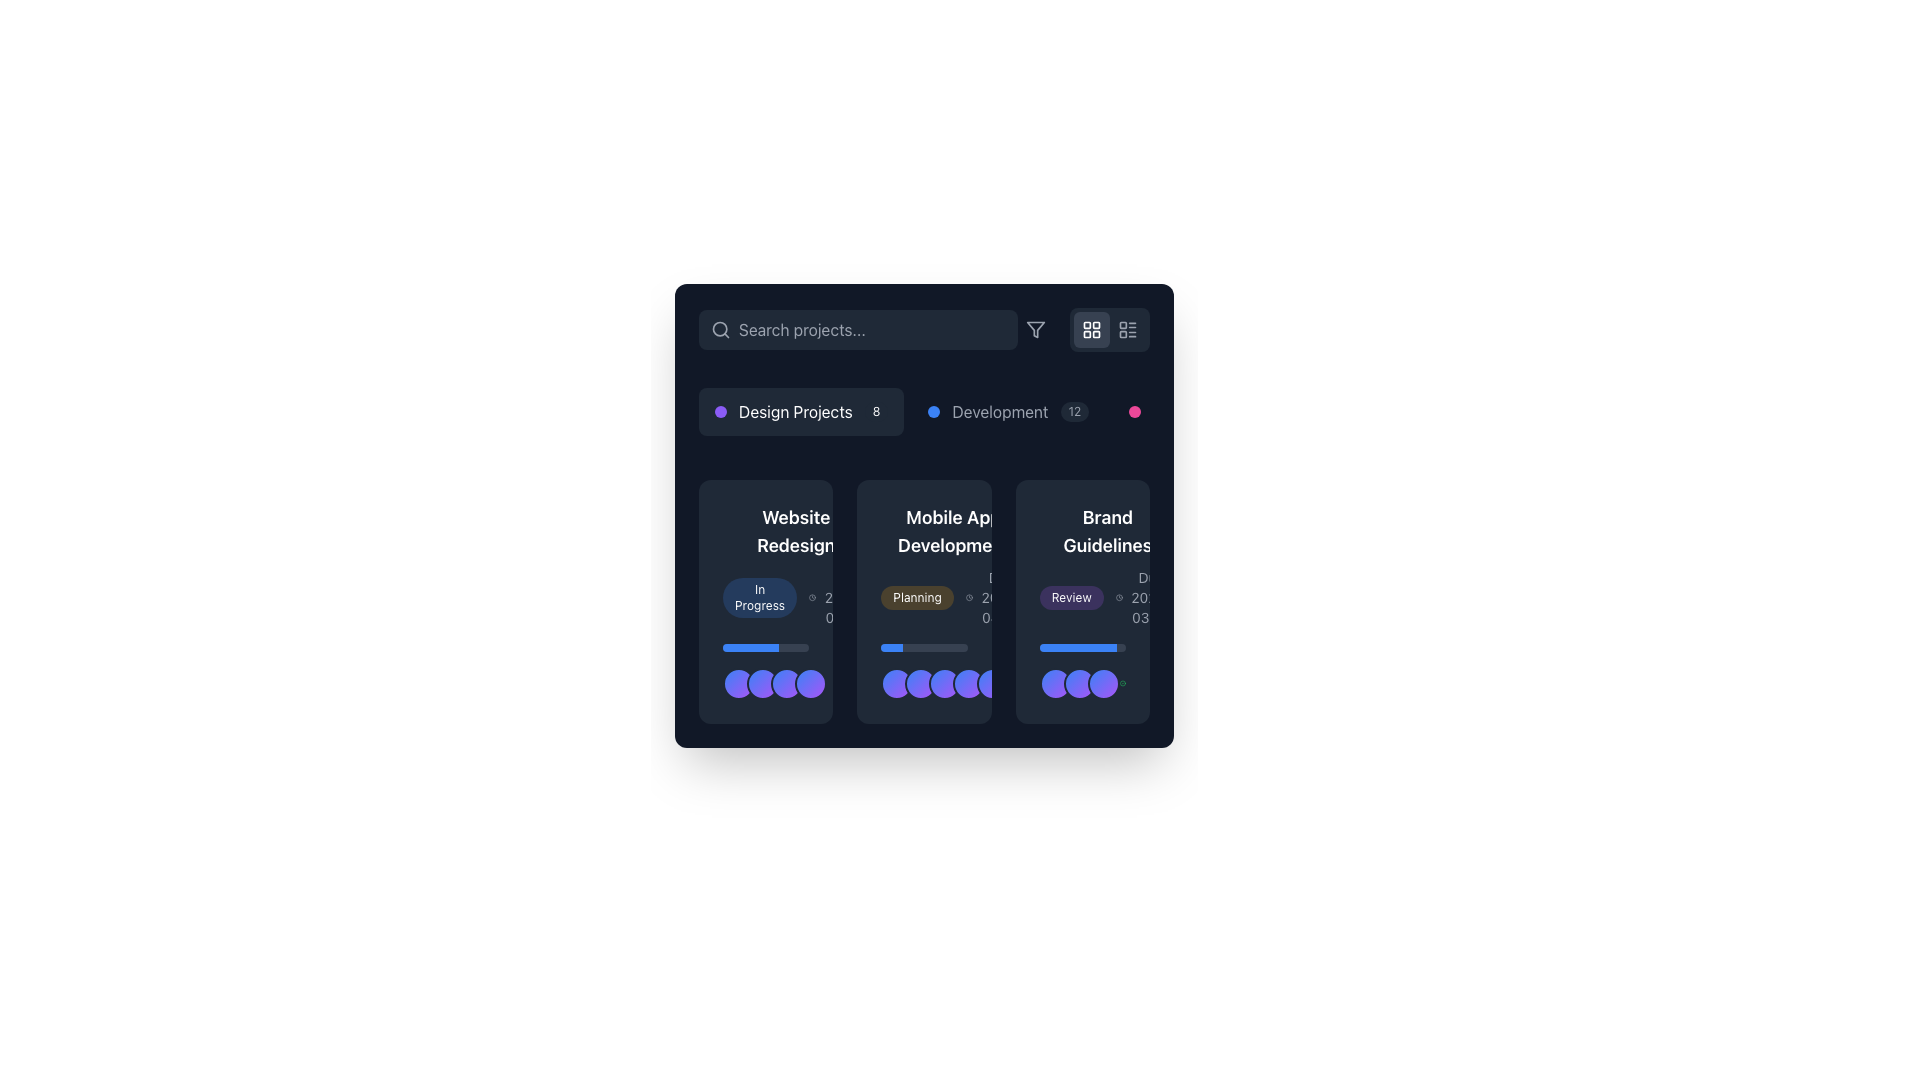  What do you see at coordinates (1074, 411) in the screenshot?
I see `the pill-shaped badge displaying the number '12', which is positioned adjacent to the 'Development' label in the upper section of the interface` at bounding box center [1074, 411].